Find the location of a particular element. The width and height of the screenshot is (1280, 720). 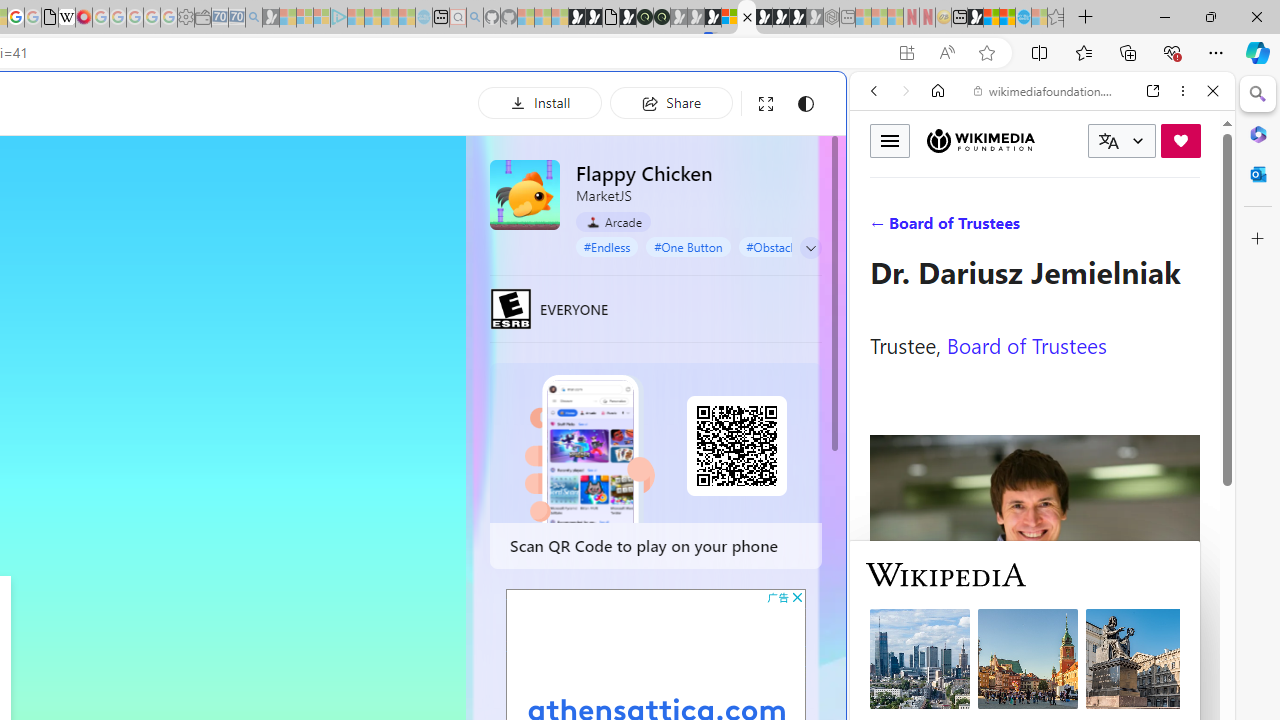

'Microsoft account | Privacy - Sleeping' is located at coordinates (321, 17).